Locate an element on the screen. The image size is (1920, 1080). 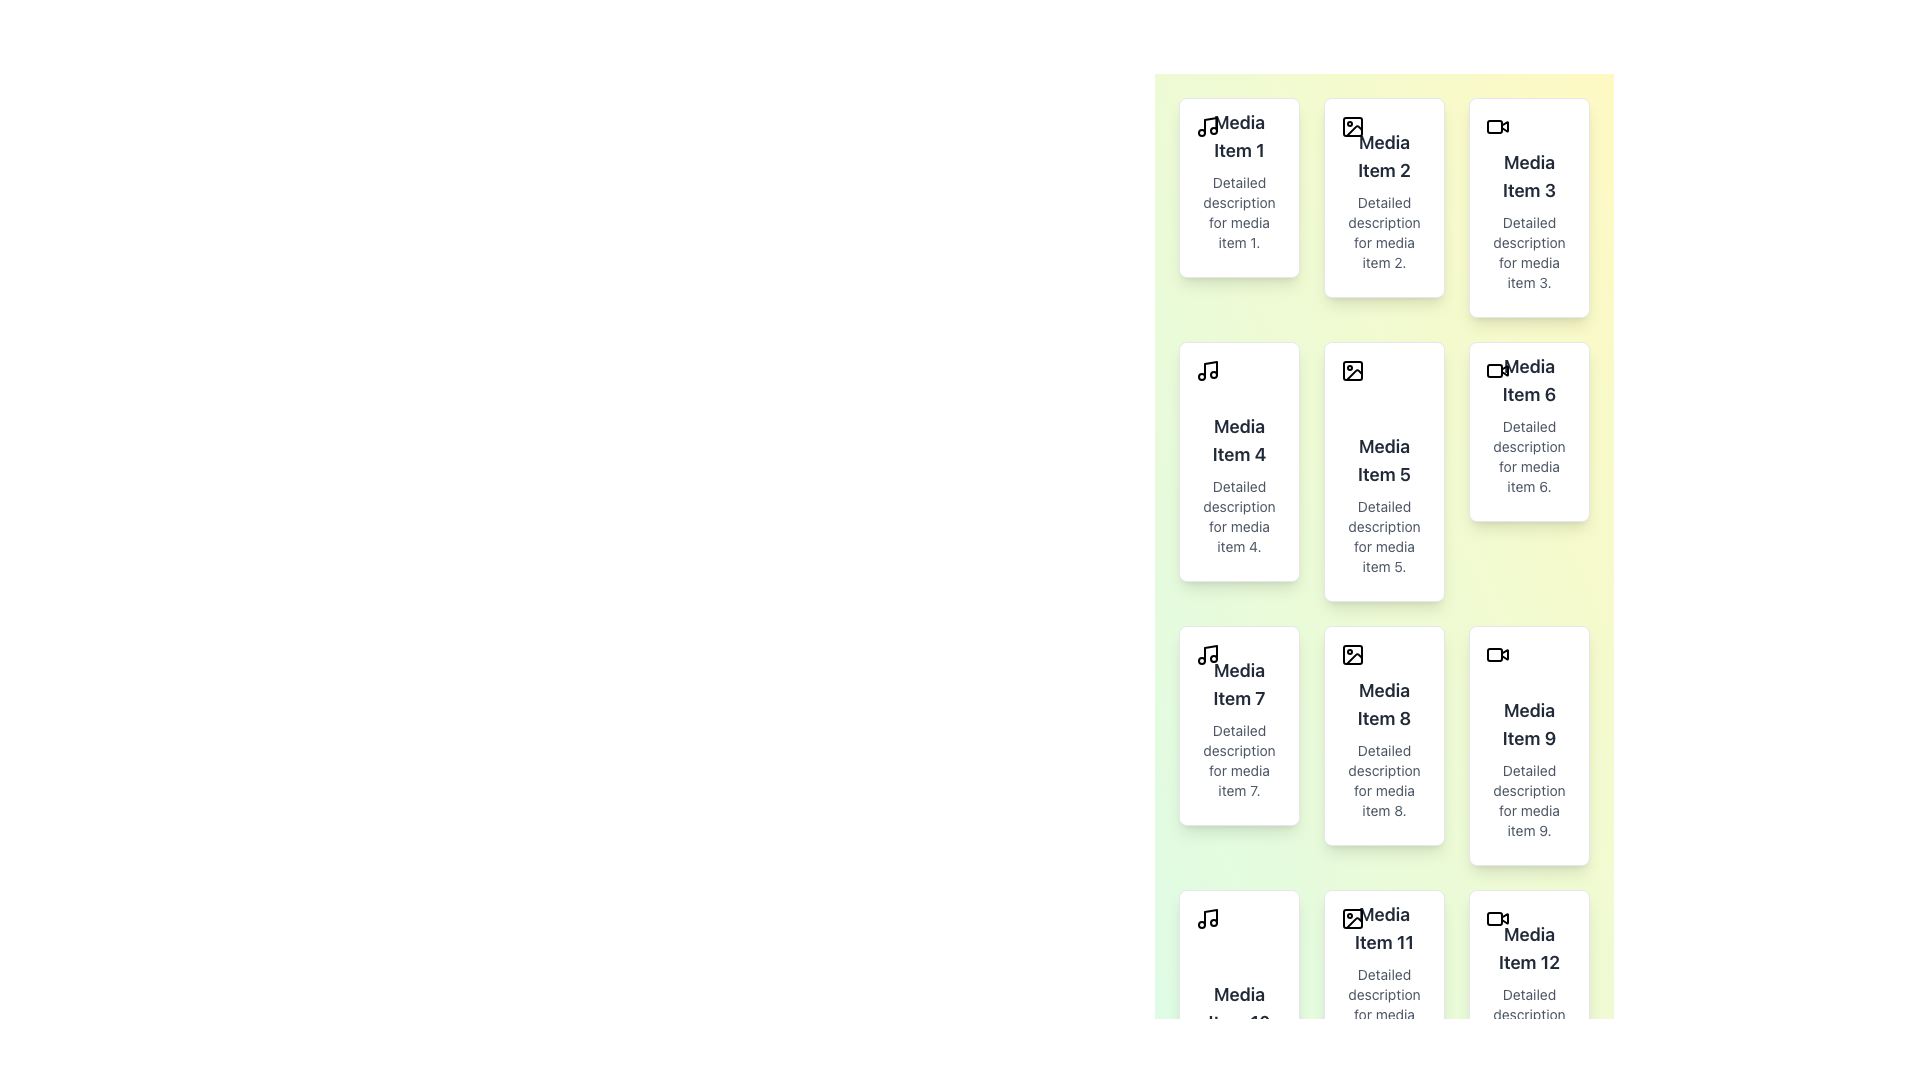
the title text of the media item located in the first column of the second row of the grid layout is located at coordinates (1238, 439).